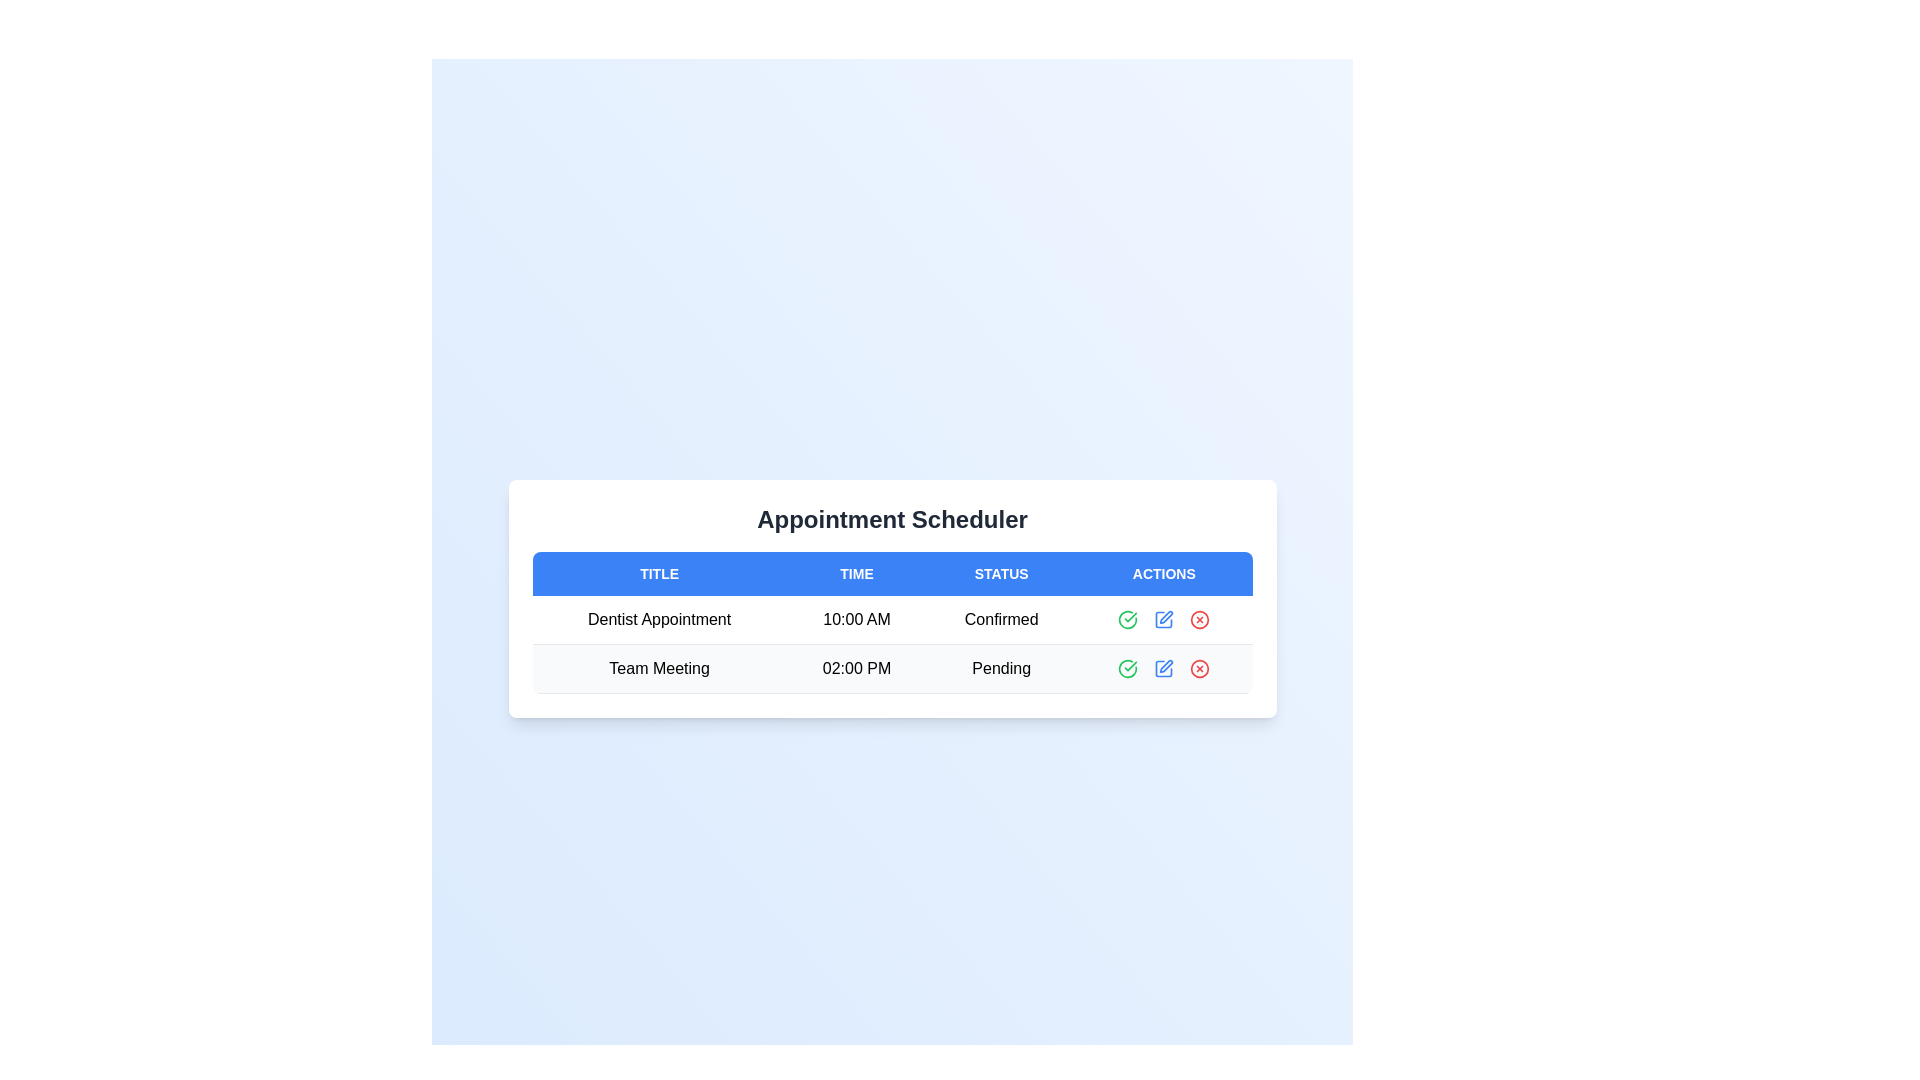  What do you see at coordinates (1200, 668) in the screenshot?
I see `the delete icon with a circular shape in the 'Actions' column of the second row, adjacent to the 'Team Meeting' title` at bounding box center [1200, 668].